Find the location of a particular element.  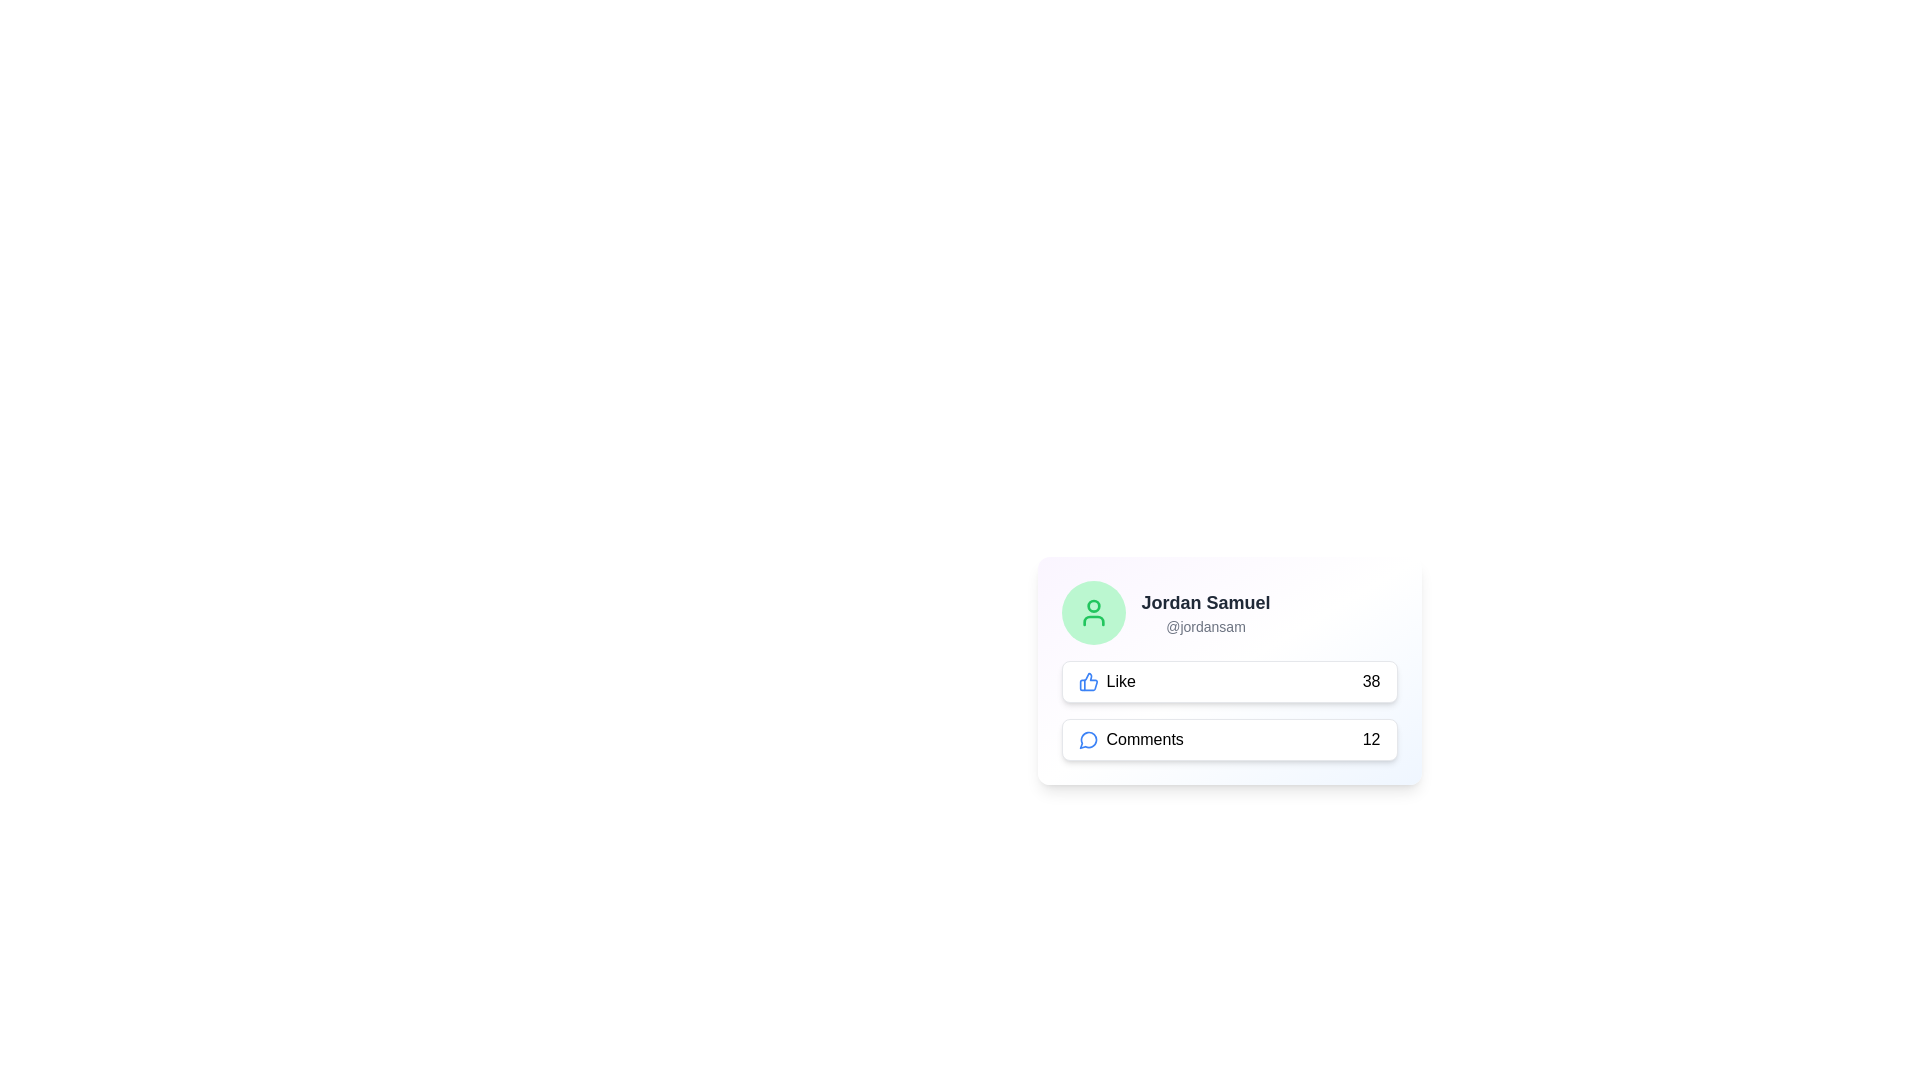

the Profile Header element, which serves as a profile summary header containing the user's name and handle, located at the top of the interface above the 'Like' and 'Comments' buttons is located at coordinates (1228, 612).